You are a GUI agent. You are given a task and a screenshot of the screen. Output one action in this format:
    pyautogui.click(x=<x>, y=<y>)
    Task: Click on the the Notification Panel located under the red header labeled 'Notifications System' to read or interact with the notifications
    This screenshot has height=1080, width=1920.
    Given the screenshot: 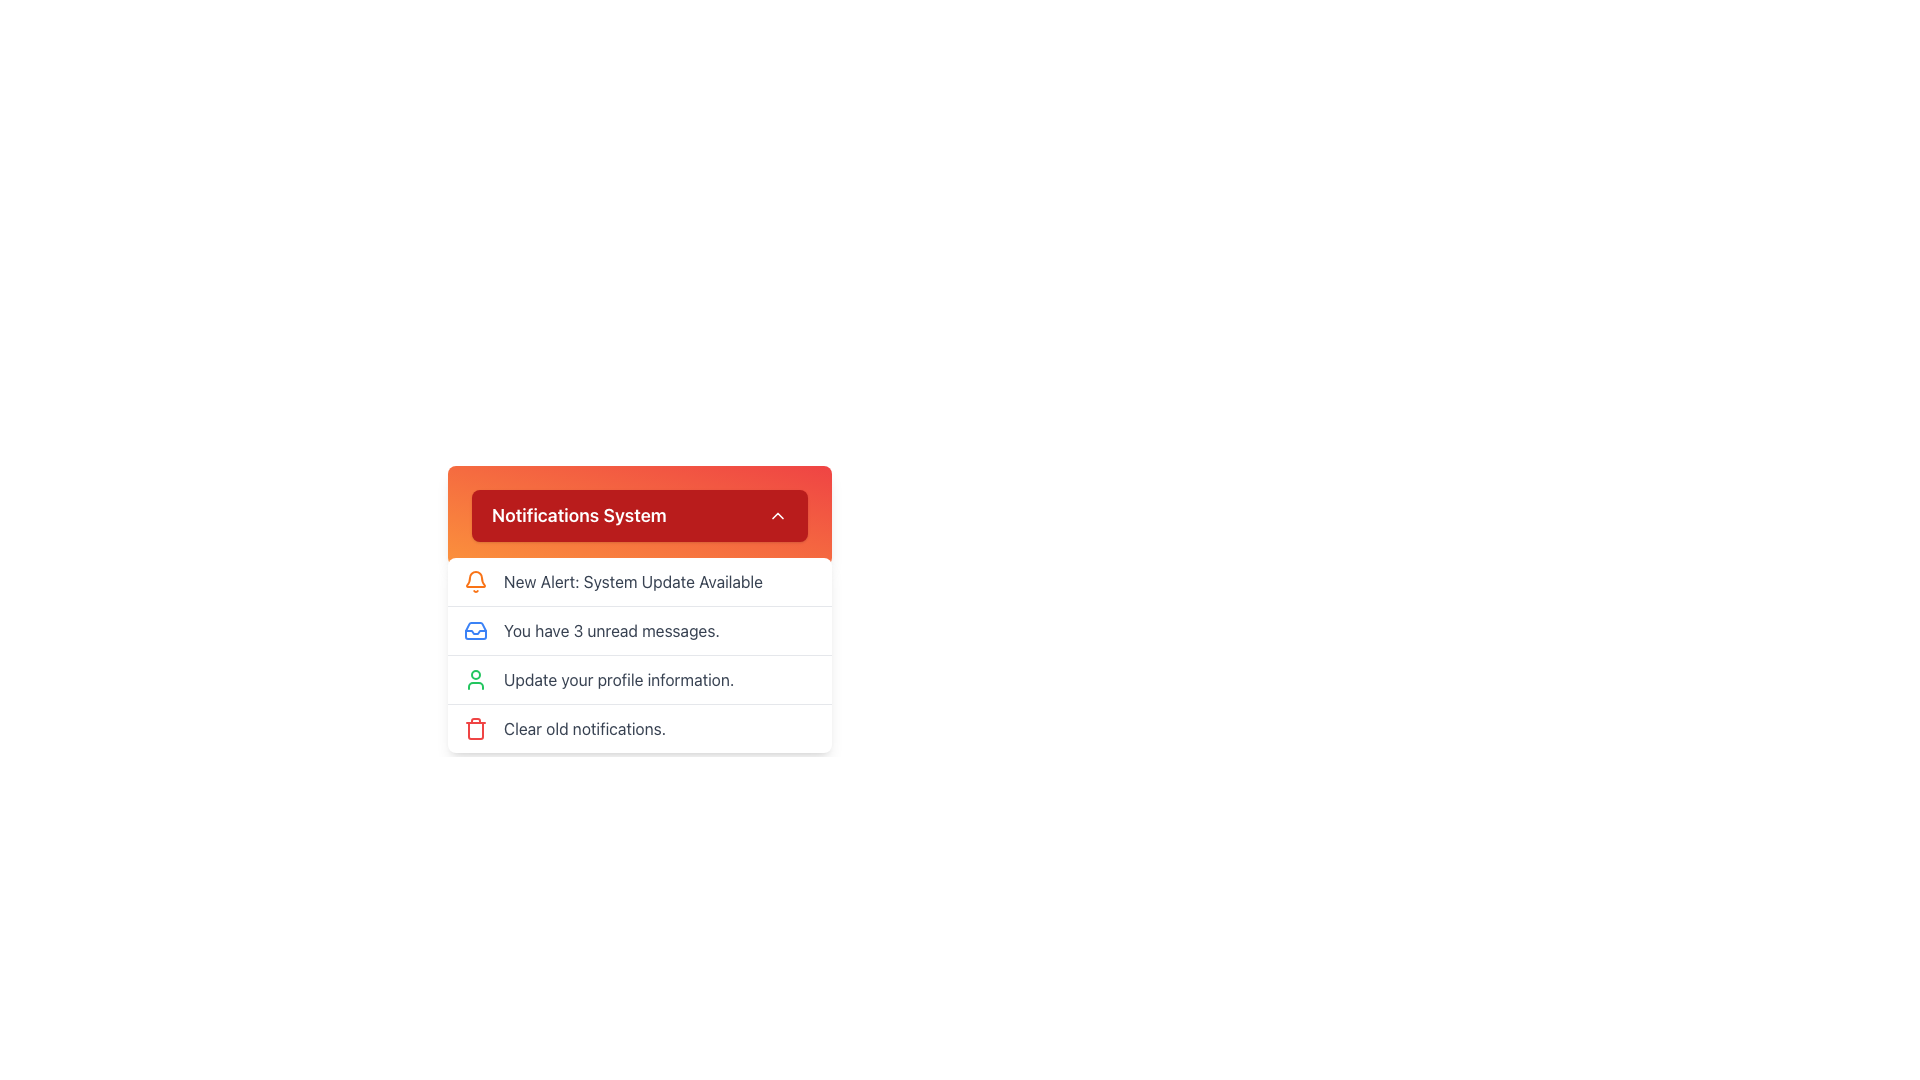 What is the action you would take?
    pyautogui.click(x=638, y=578)
    